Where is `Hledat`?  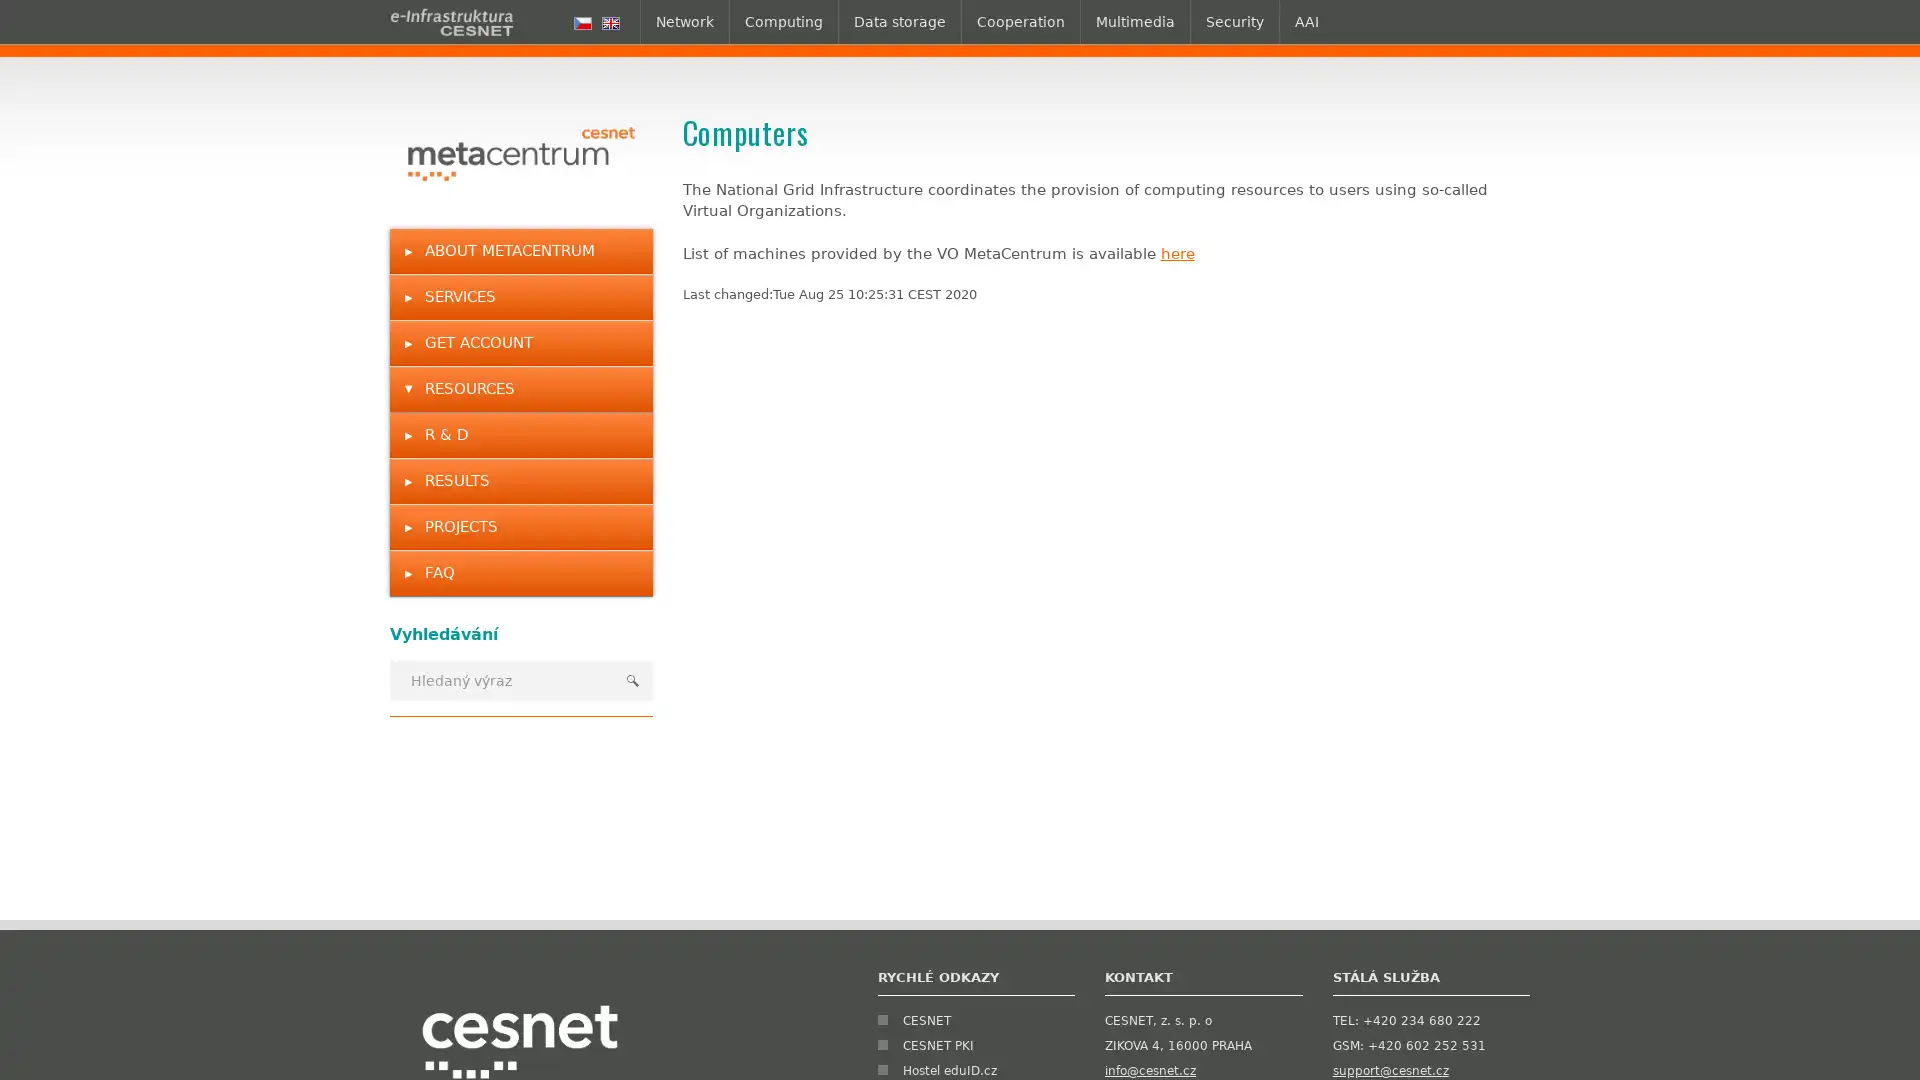
Hledat is located at coordinates (631, 678).